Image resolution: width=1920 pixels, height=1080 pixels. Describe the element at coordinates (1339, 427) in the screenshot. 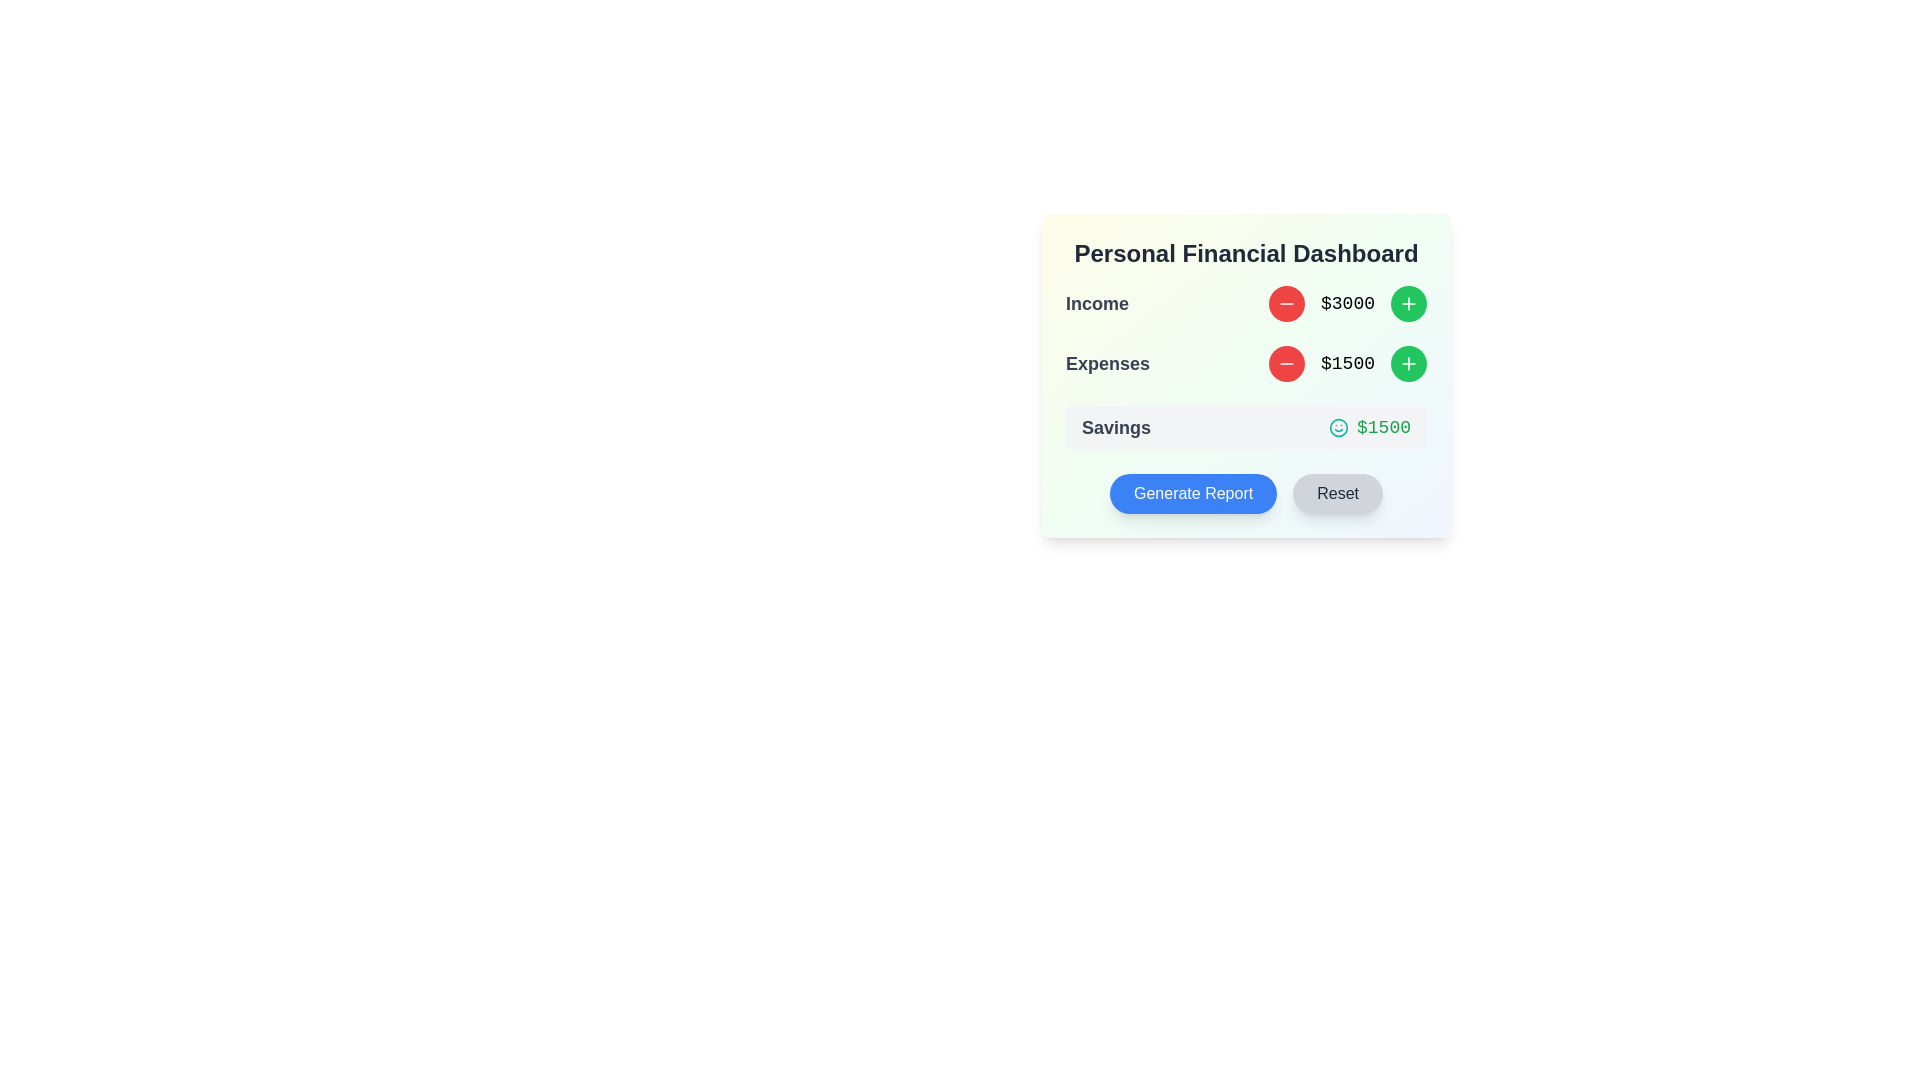

I see `the circular teal stroke icon within the smiley face icon that represents a positive emotion, located next to the '$1500' value under the 'Savings' section of the dashboard` at that location.